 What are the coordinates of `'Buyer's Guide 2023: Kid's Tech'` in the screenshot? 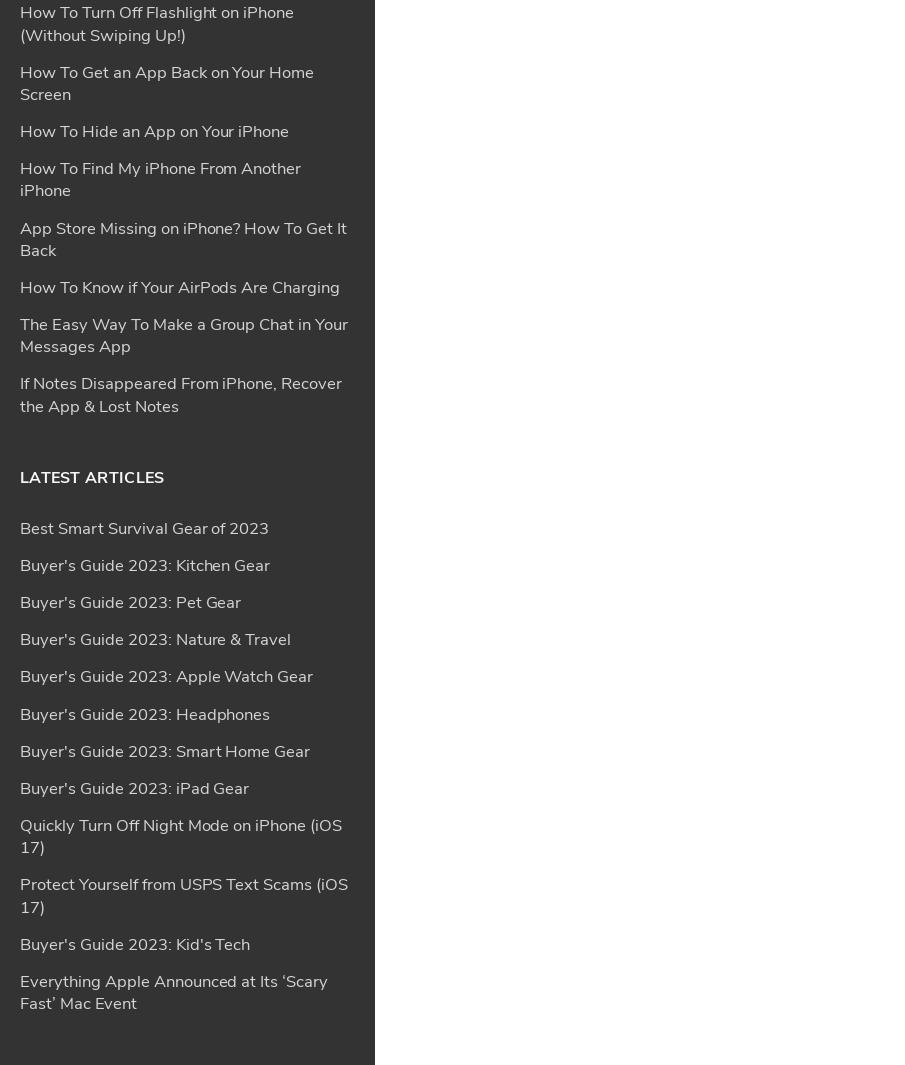 It's located at (134, 355).